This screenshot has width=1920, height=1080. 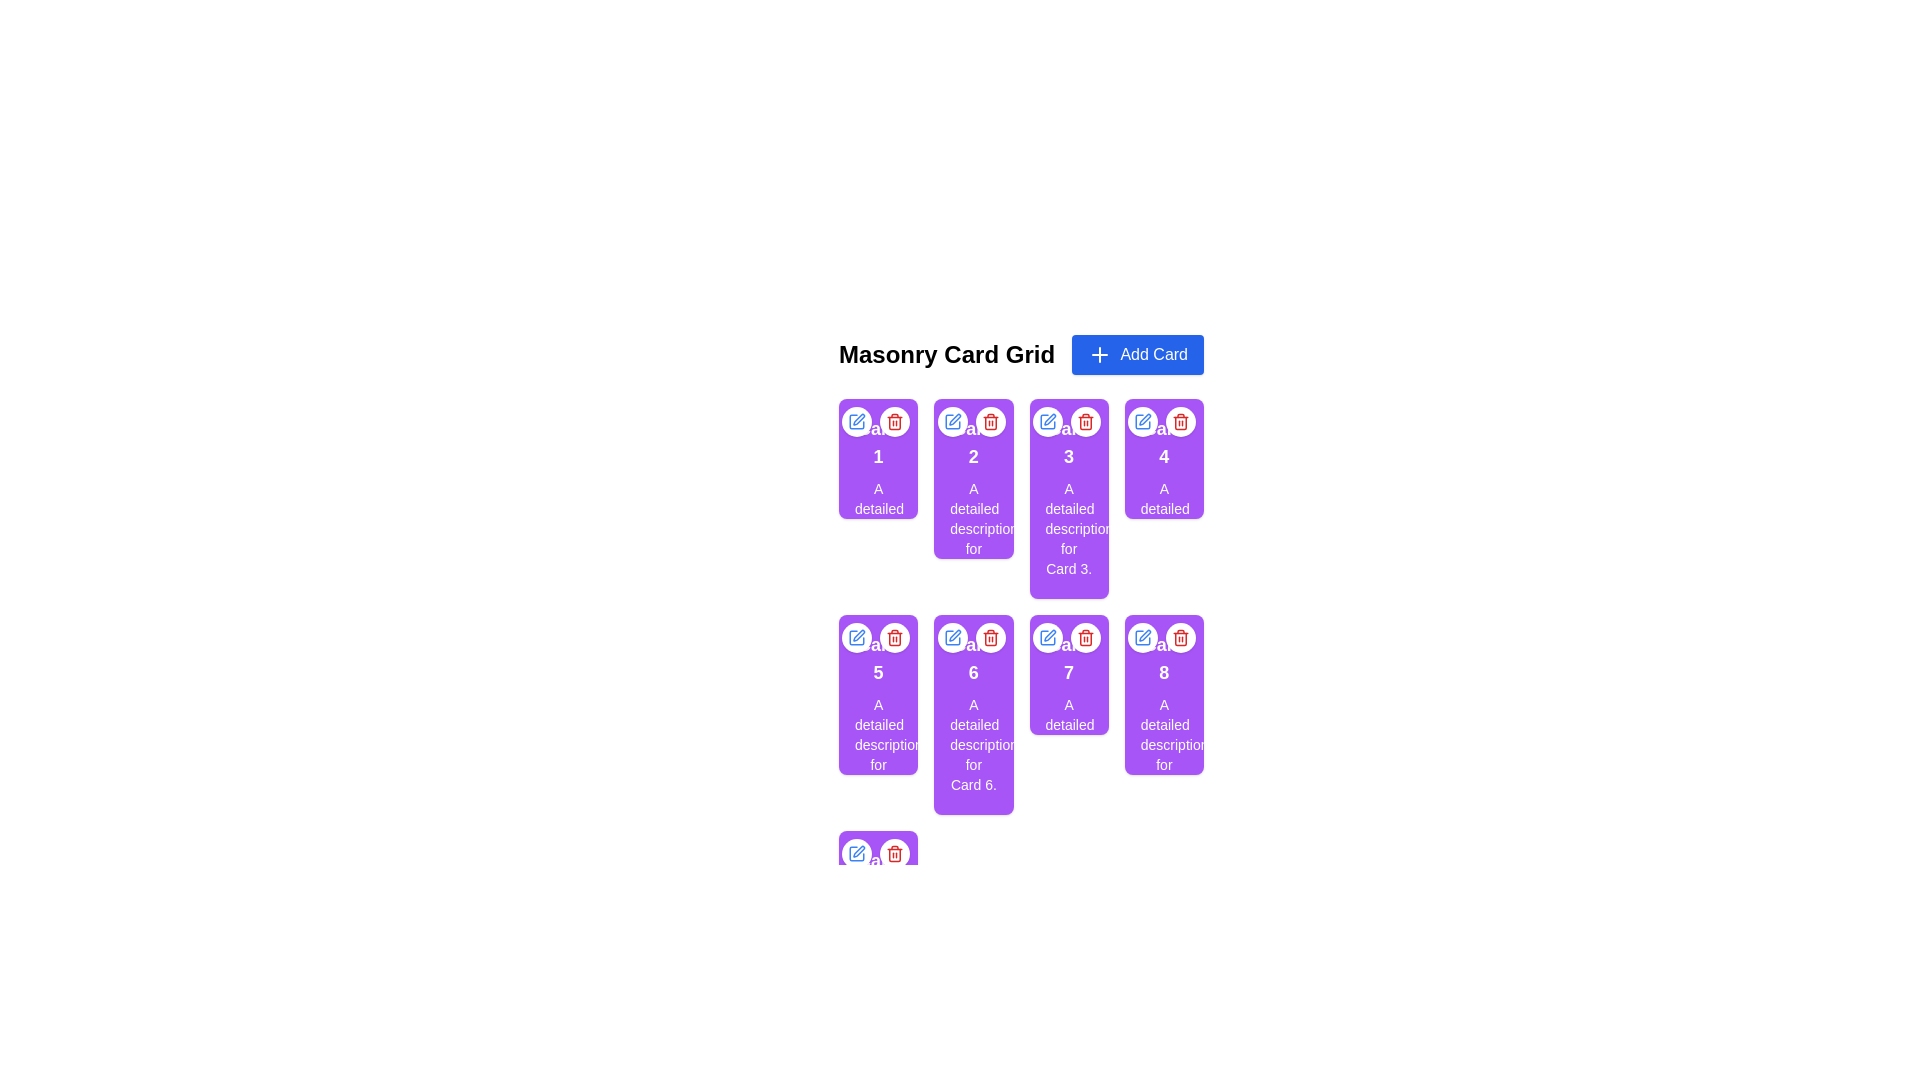 What do you see at coordinates (1046, 637) in the screenshot?
I see `the circular button with a white background and a blue pen icon located at the top-right of the card labeled '7'` at bounding box center [1046, 637].